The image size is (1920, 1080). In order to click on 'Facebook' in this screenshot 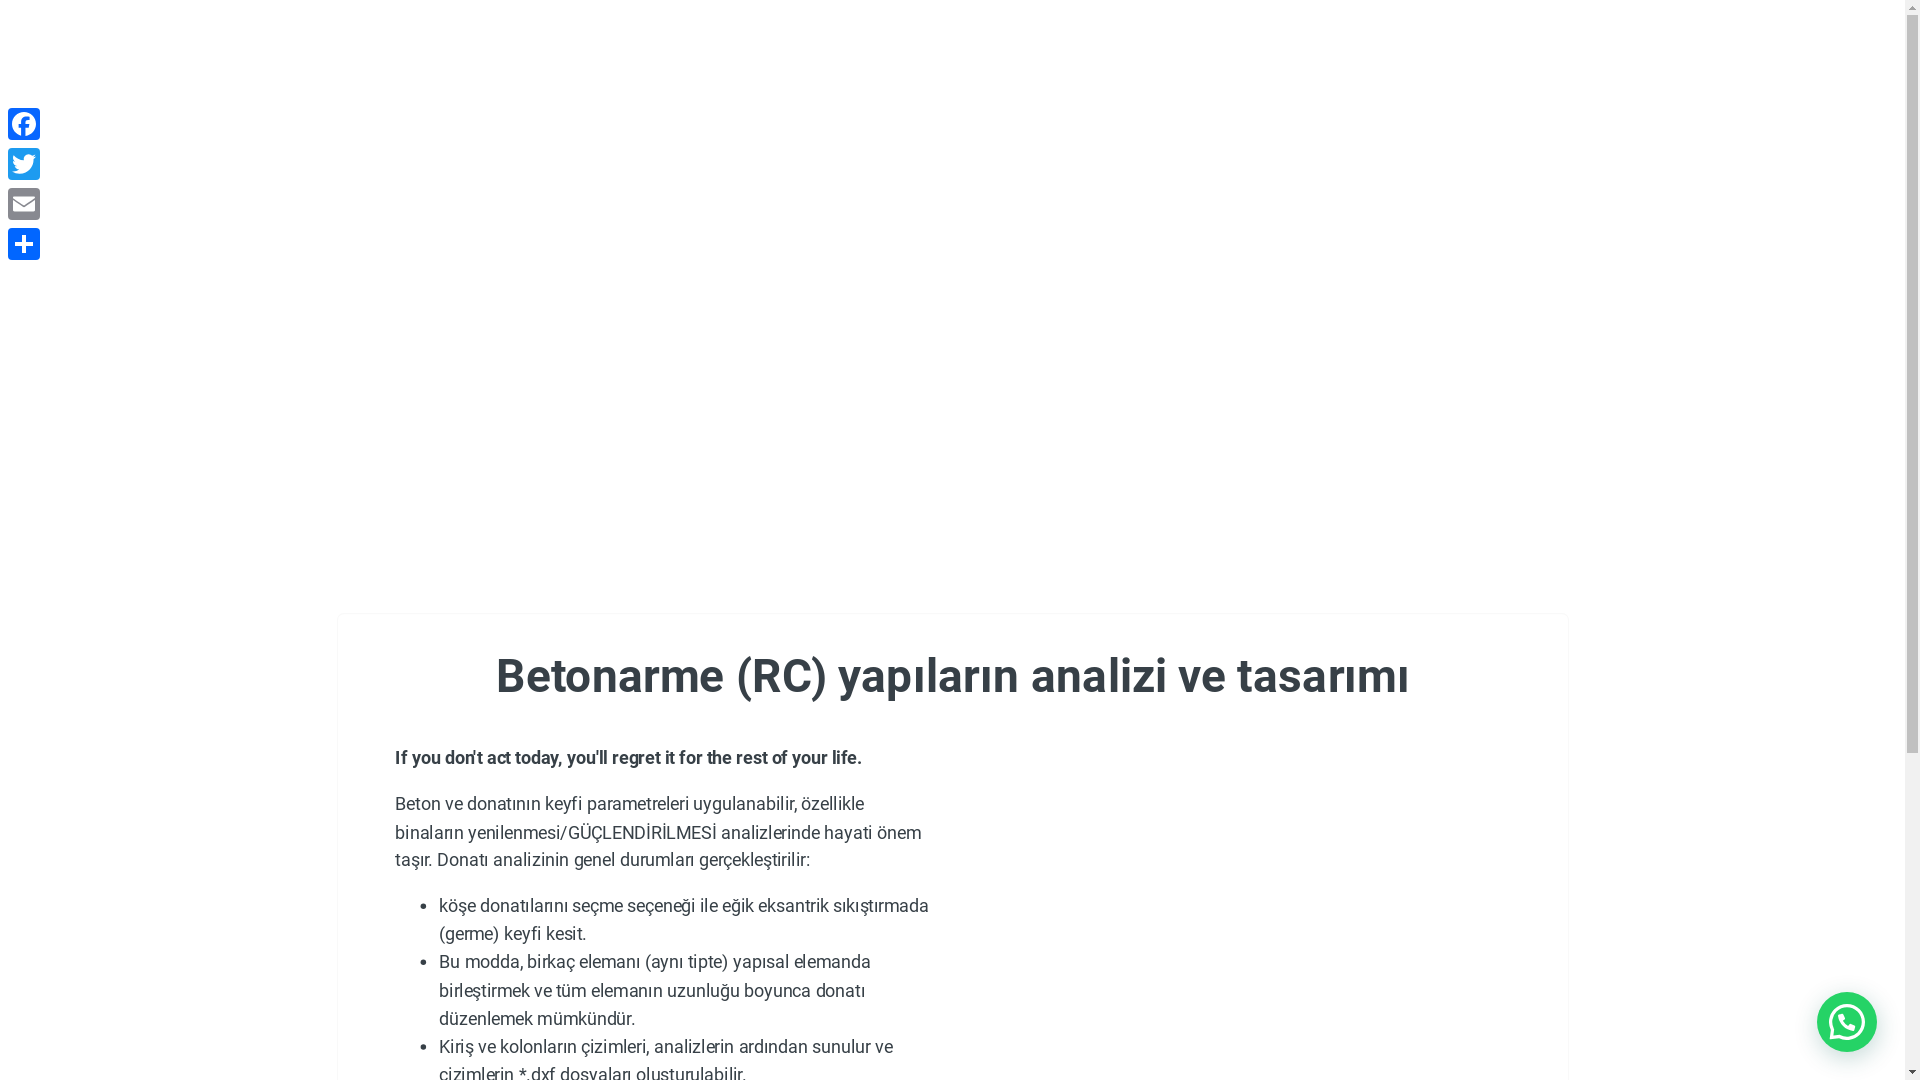, I will do `click(24, 123)`.